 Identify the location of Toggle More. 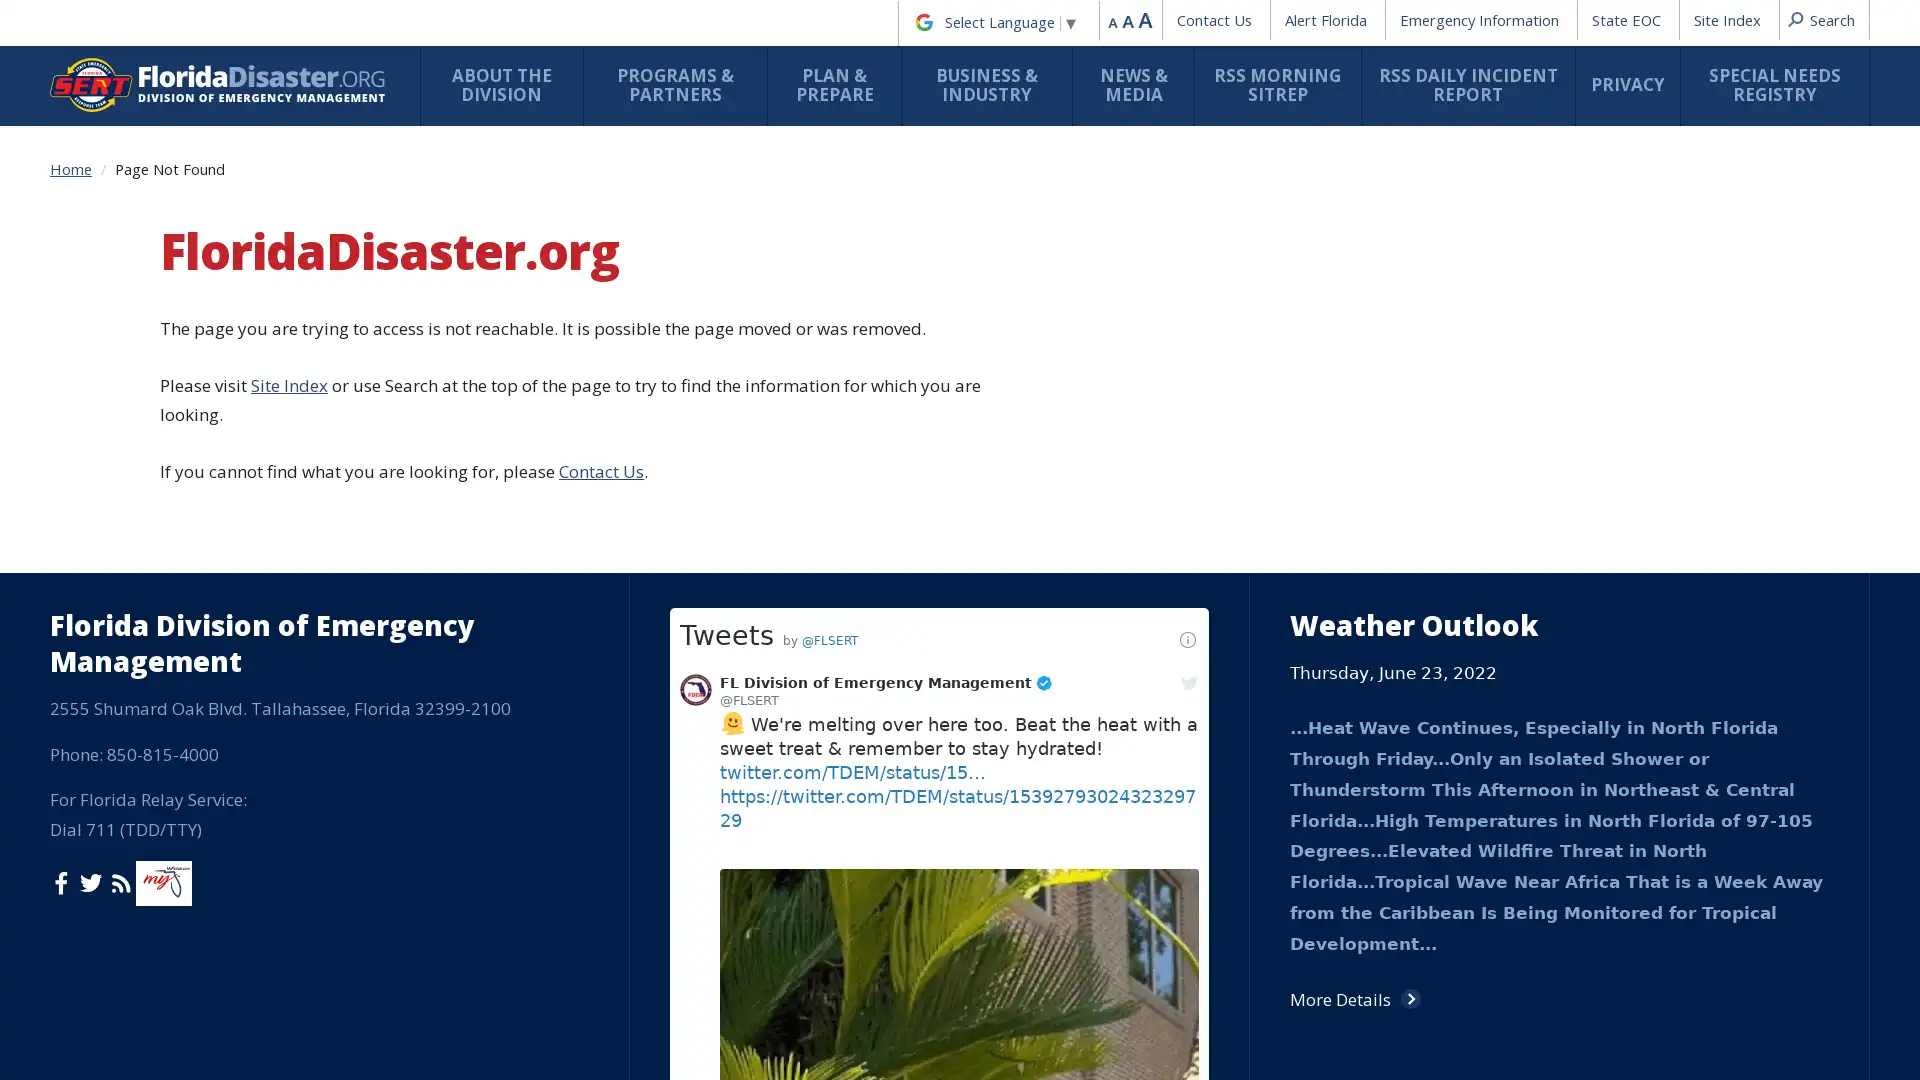
(801, 266).